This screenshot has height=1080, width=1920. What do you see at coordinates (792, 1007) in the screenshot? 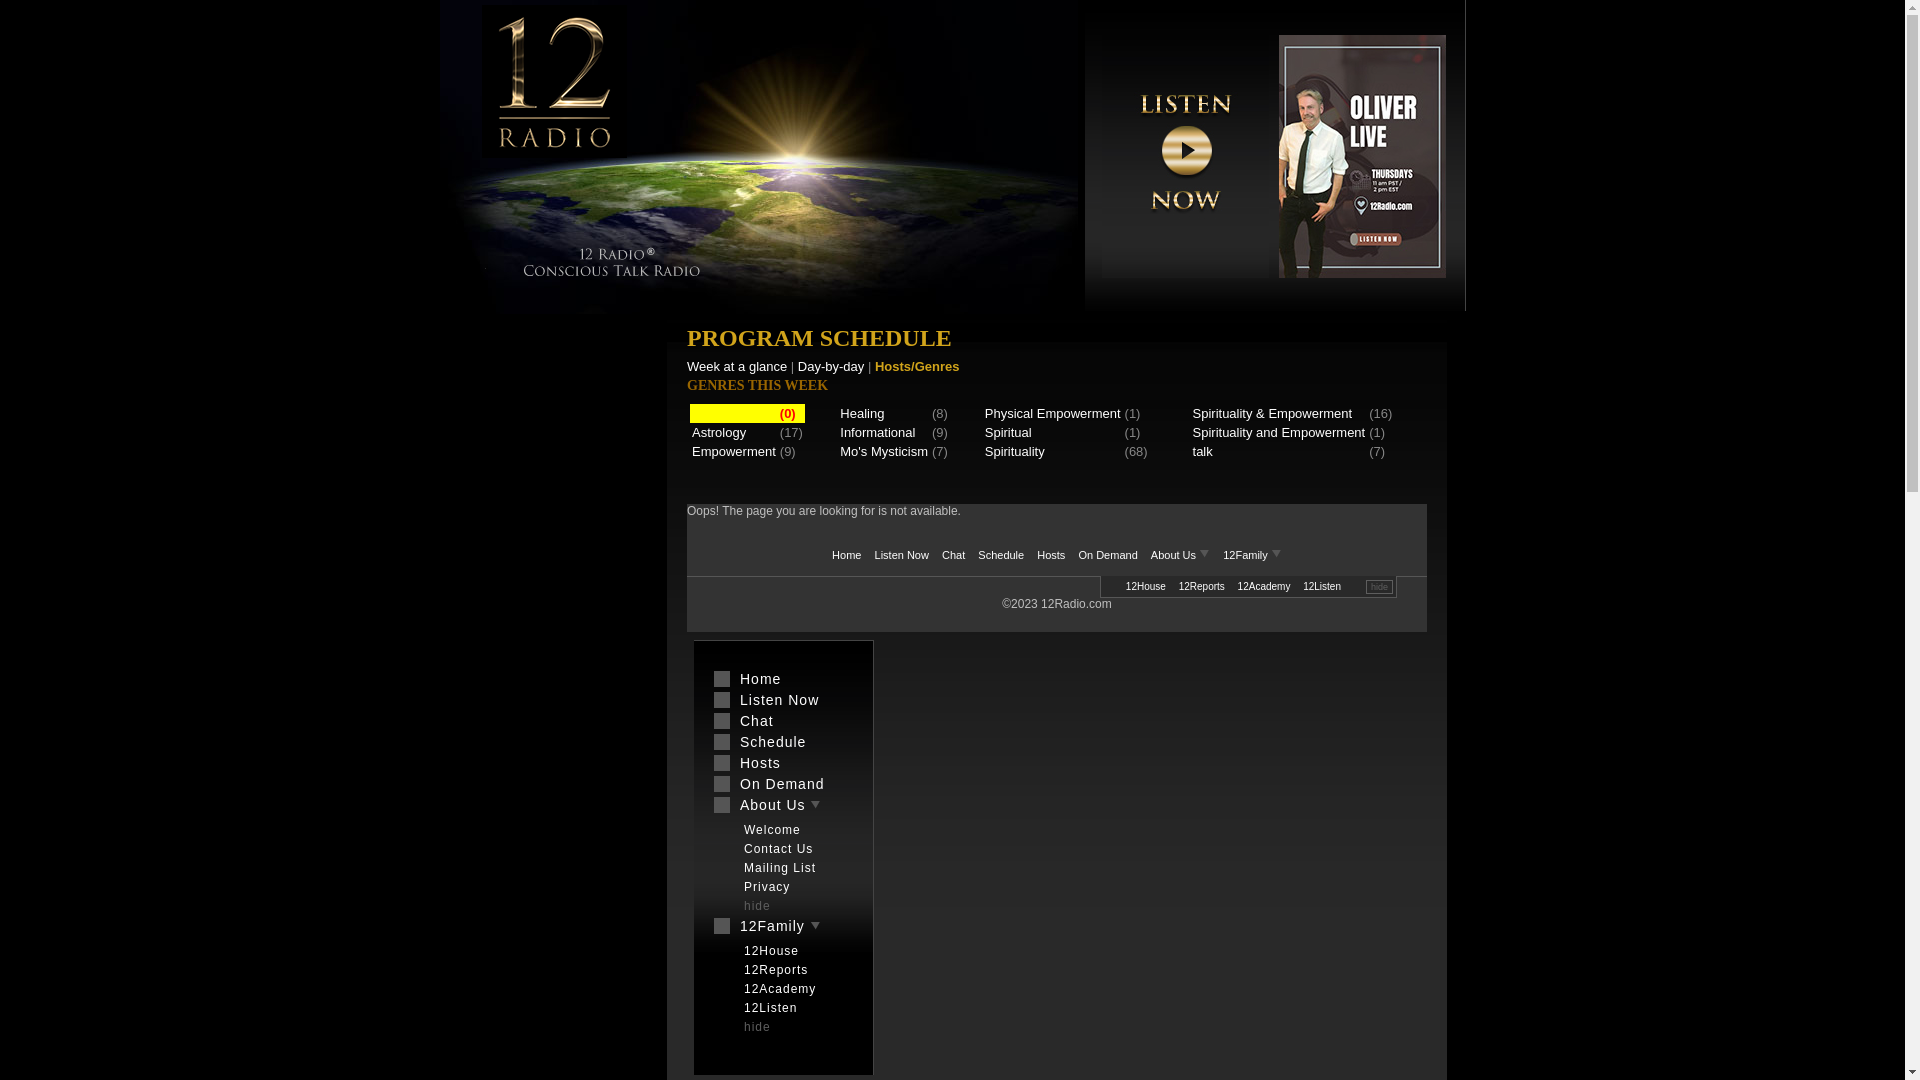
I see `'12Listen'` at bounding box center [792, 1007].